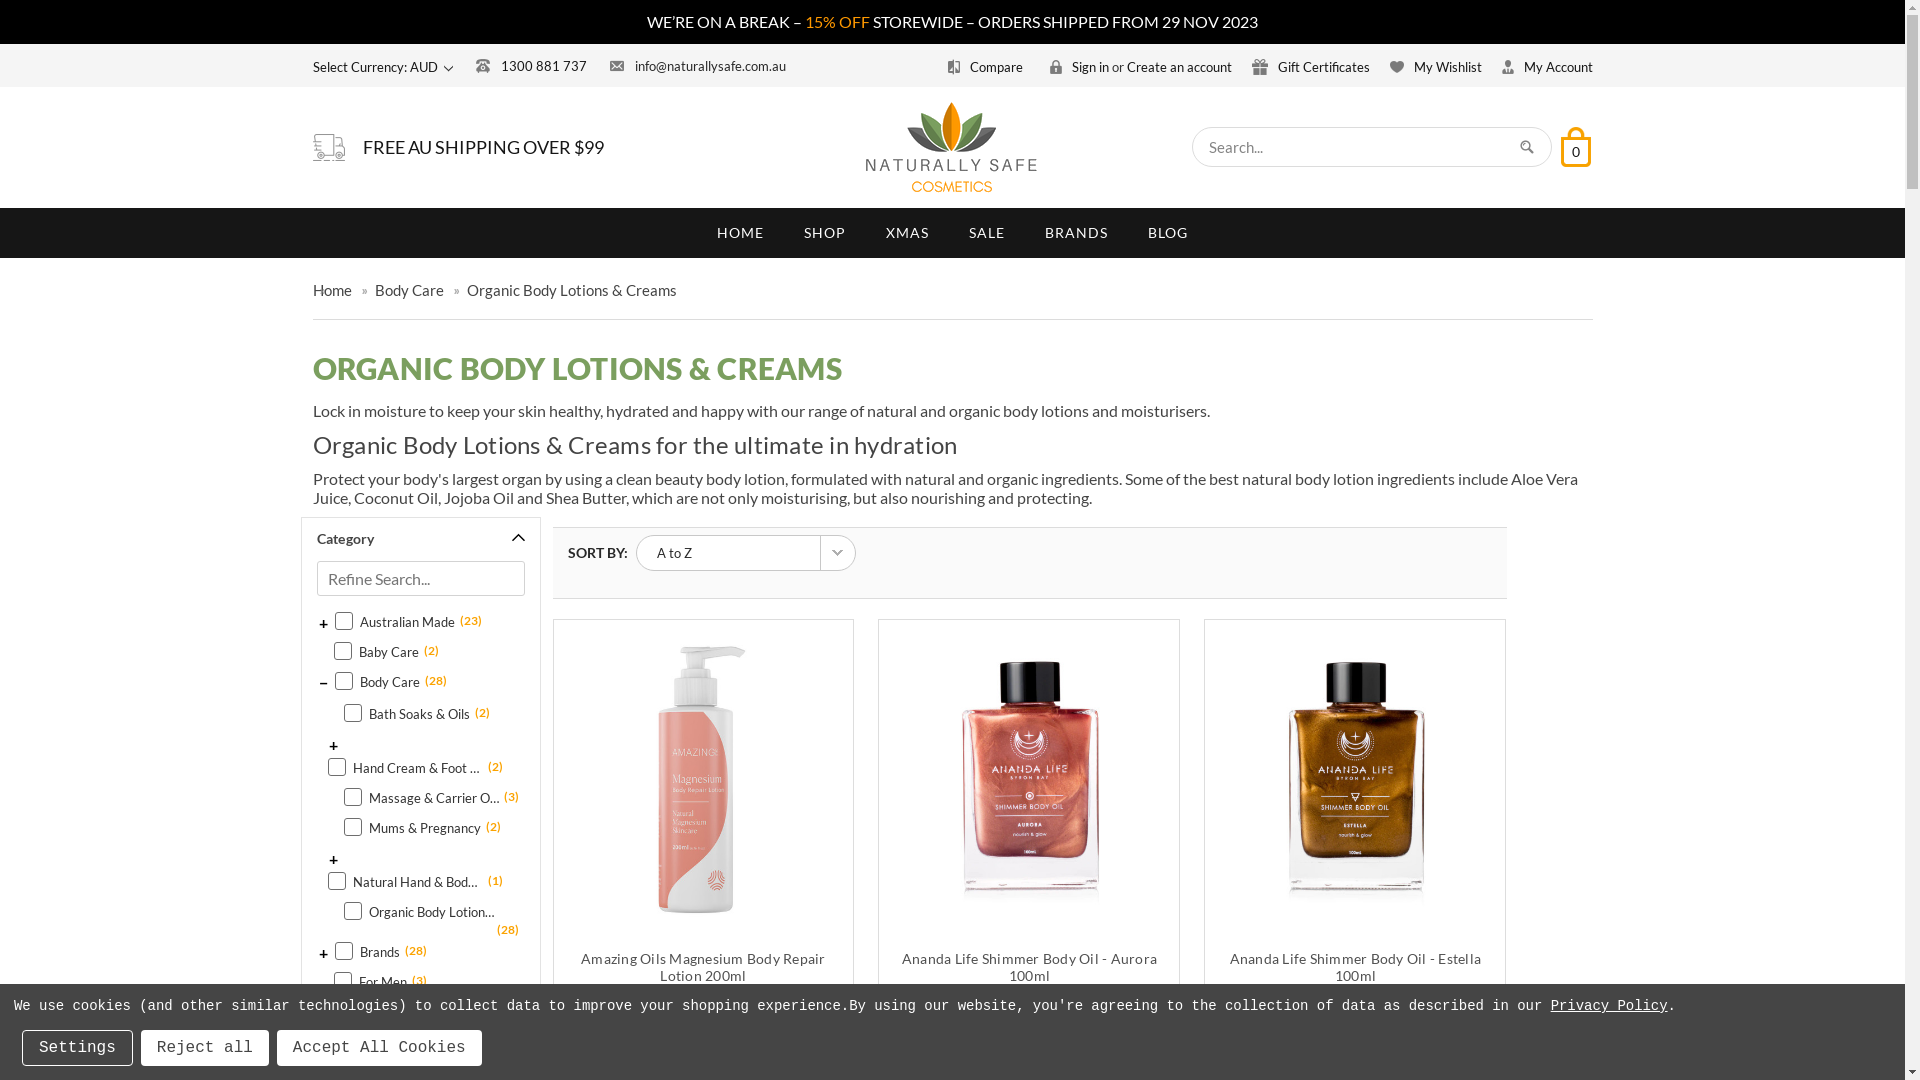  I want to click on 'Search', so click(1525, 145).